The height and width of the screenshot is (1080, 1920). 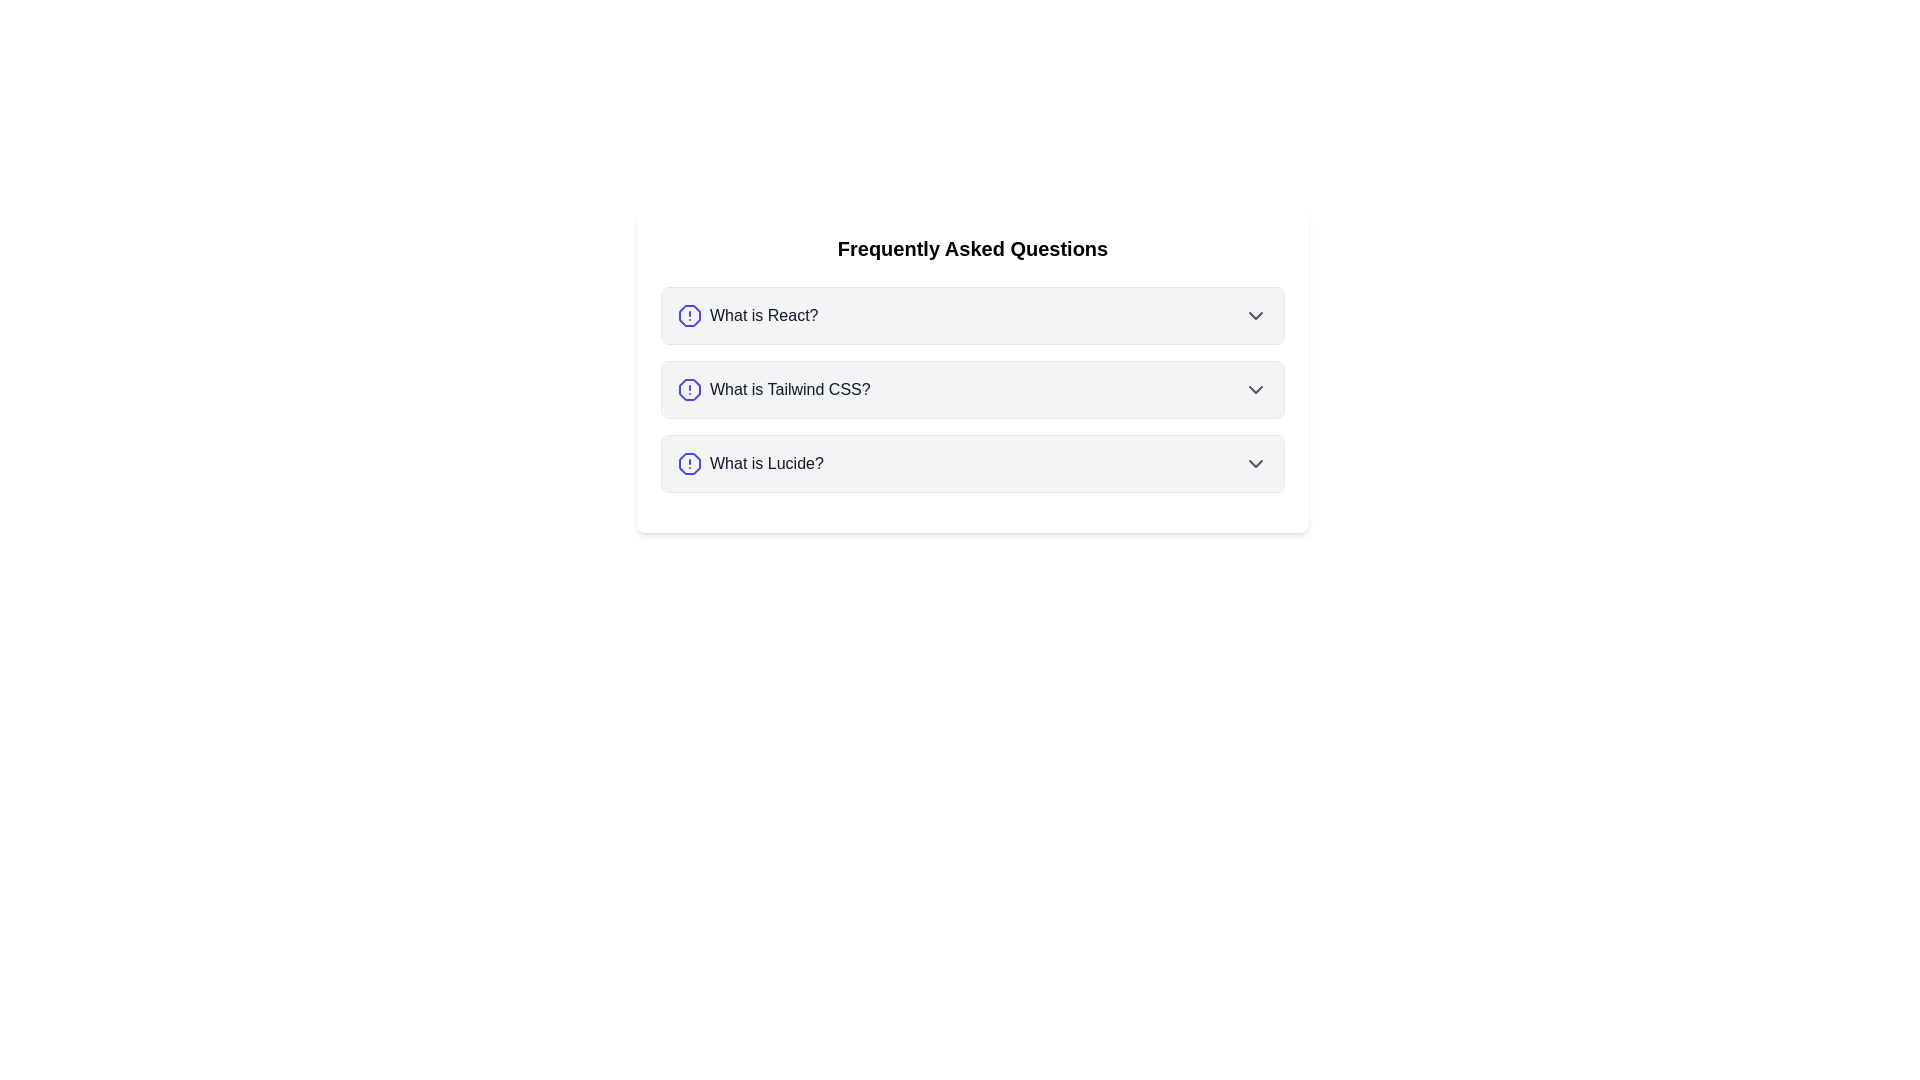 I want to click on the text label reading 'What is React?' which is the first question in the Frequently Asked Questions list, so click(x=763, y=315).